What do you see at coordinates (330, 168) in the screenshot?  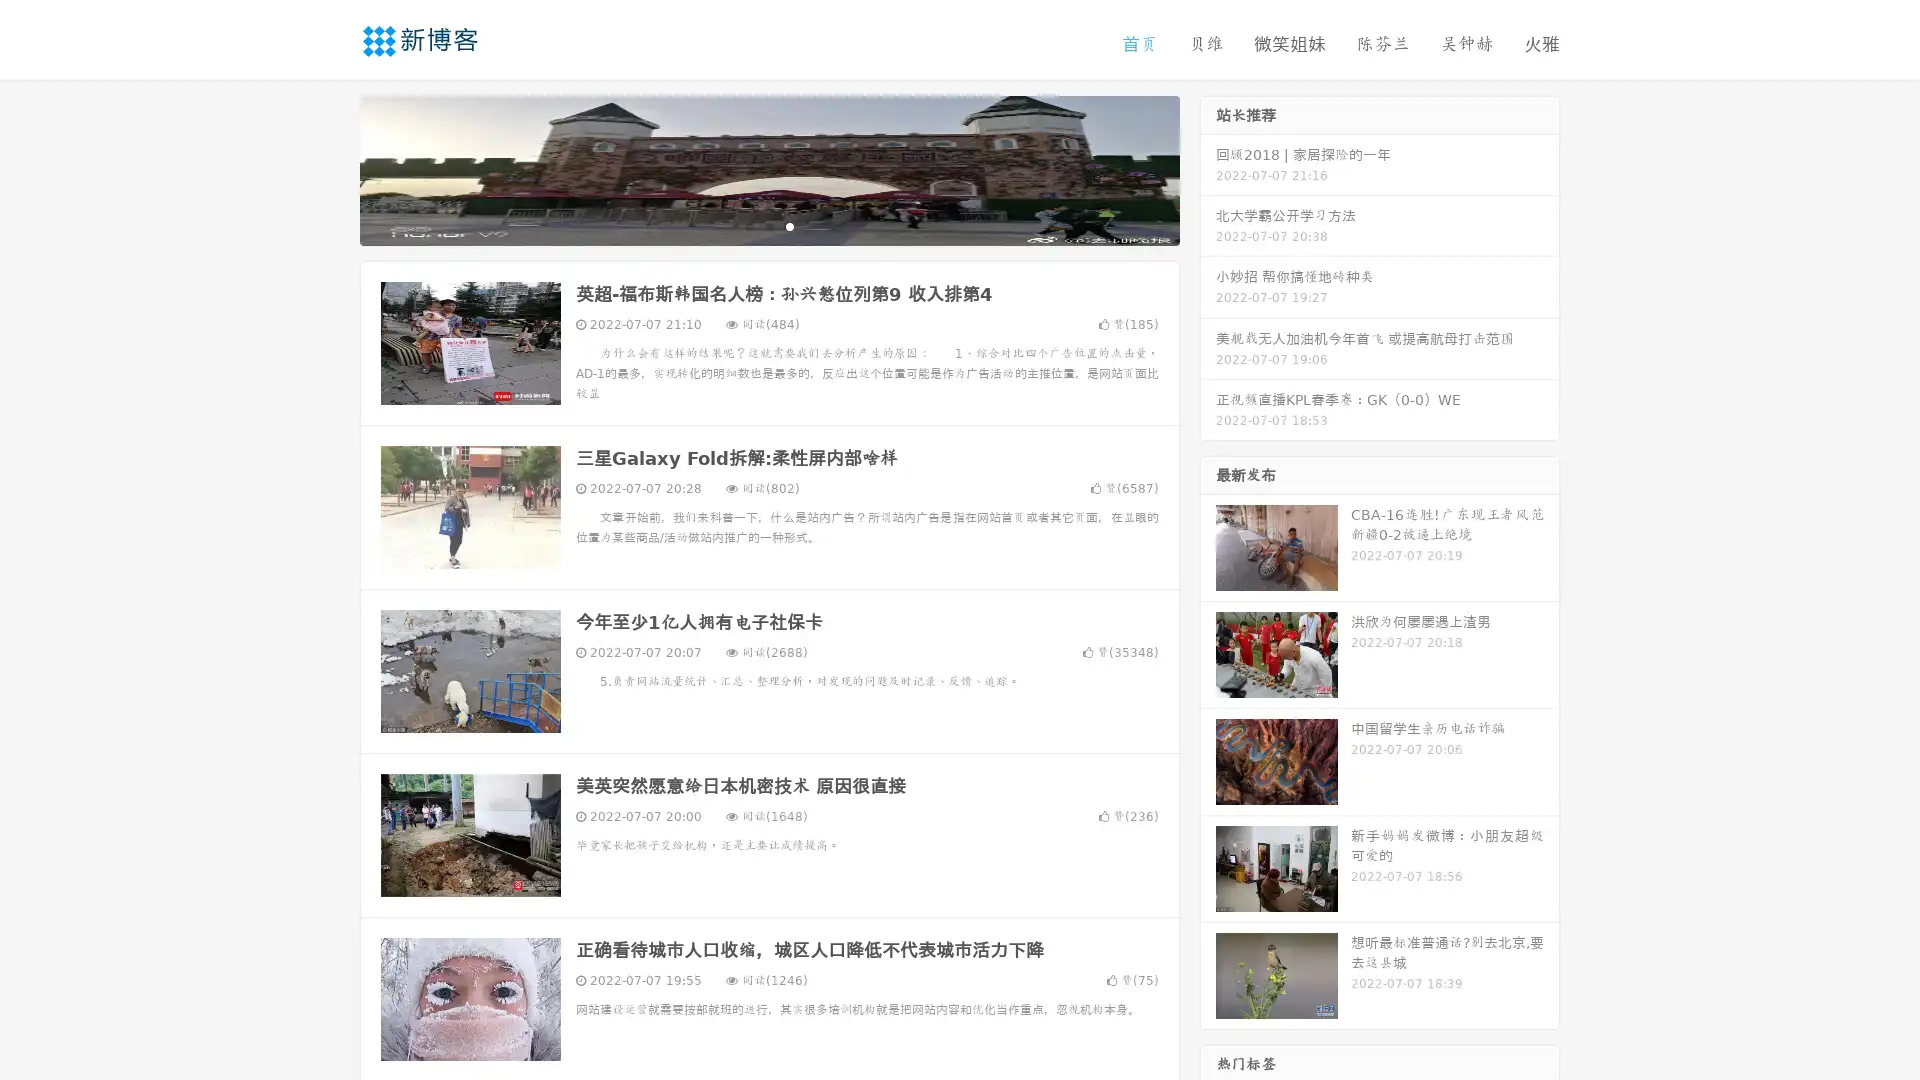 I see `Previous slide` at bounding box center [330, 168].